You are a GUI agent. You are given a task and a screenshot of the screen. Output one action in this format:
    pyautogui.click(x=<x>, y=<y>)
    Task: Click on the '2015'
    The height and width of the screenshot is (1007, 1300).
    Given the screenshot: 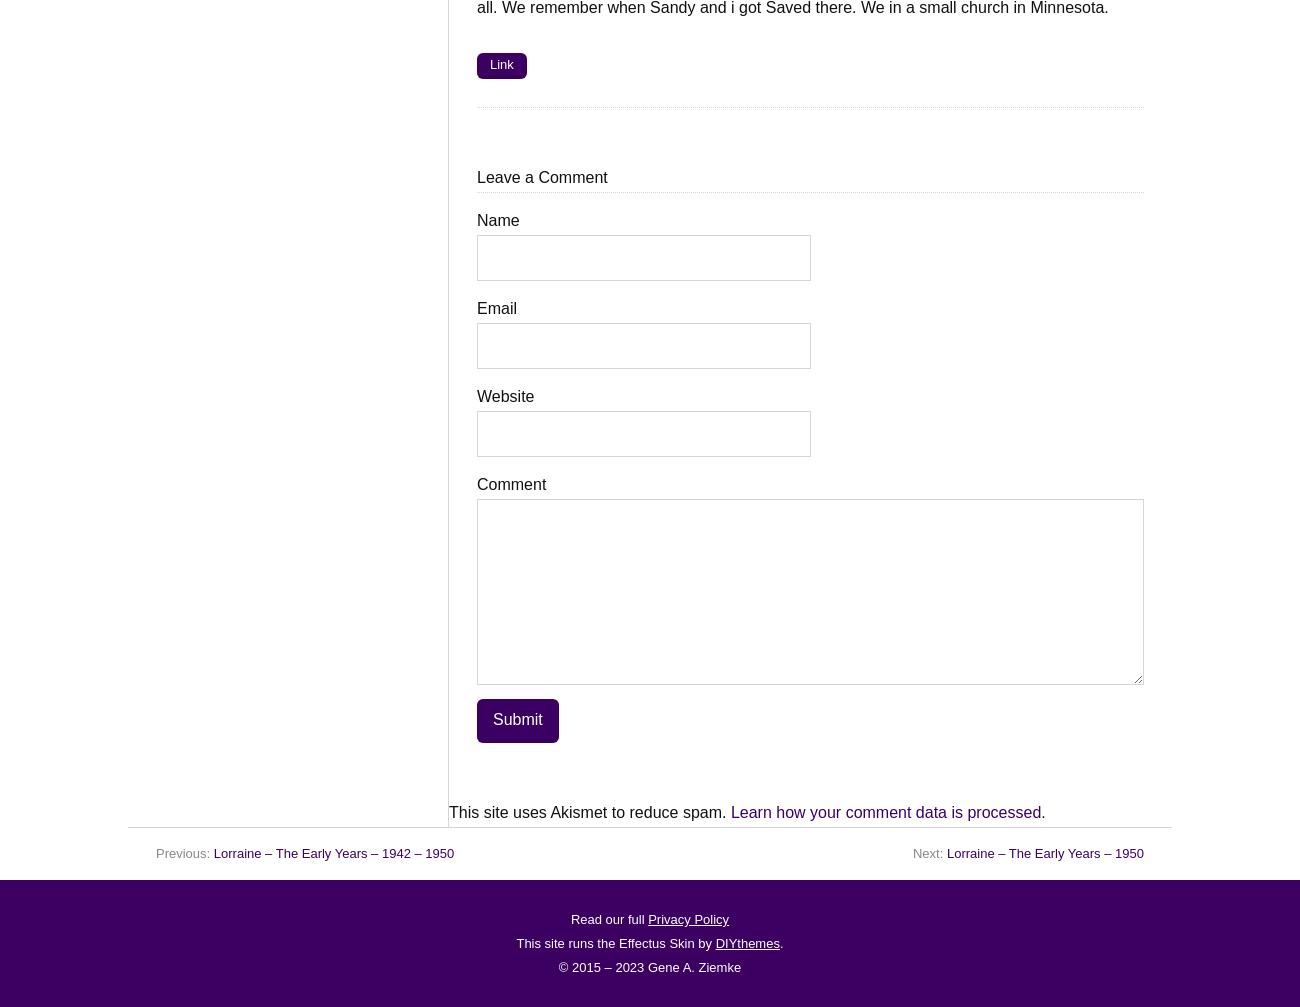 What is the action you would take?
    pyautogui.click(x=585, y=966)
    